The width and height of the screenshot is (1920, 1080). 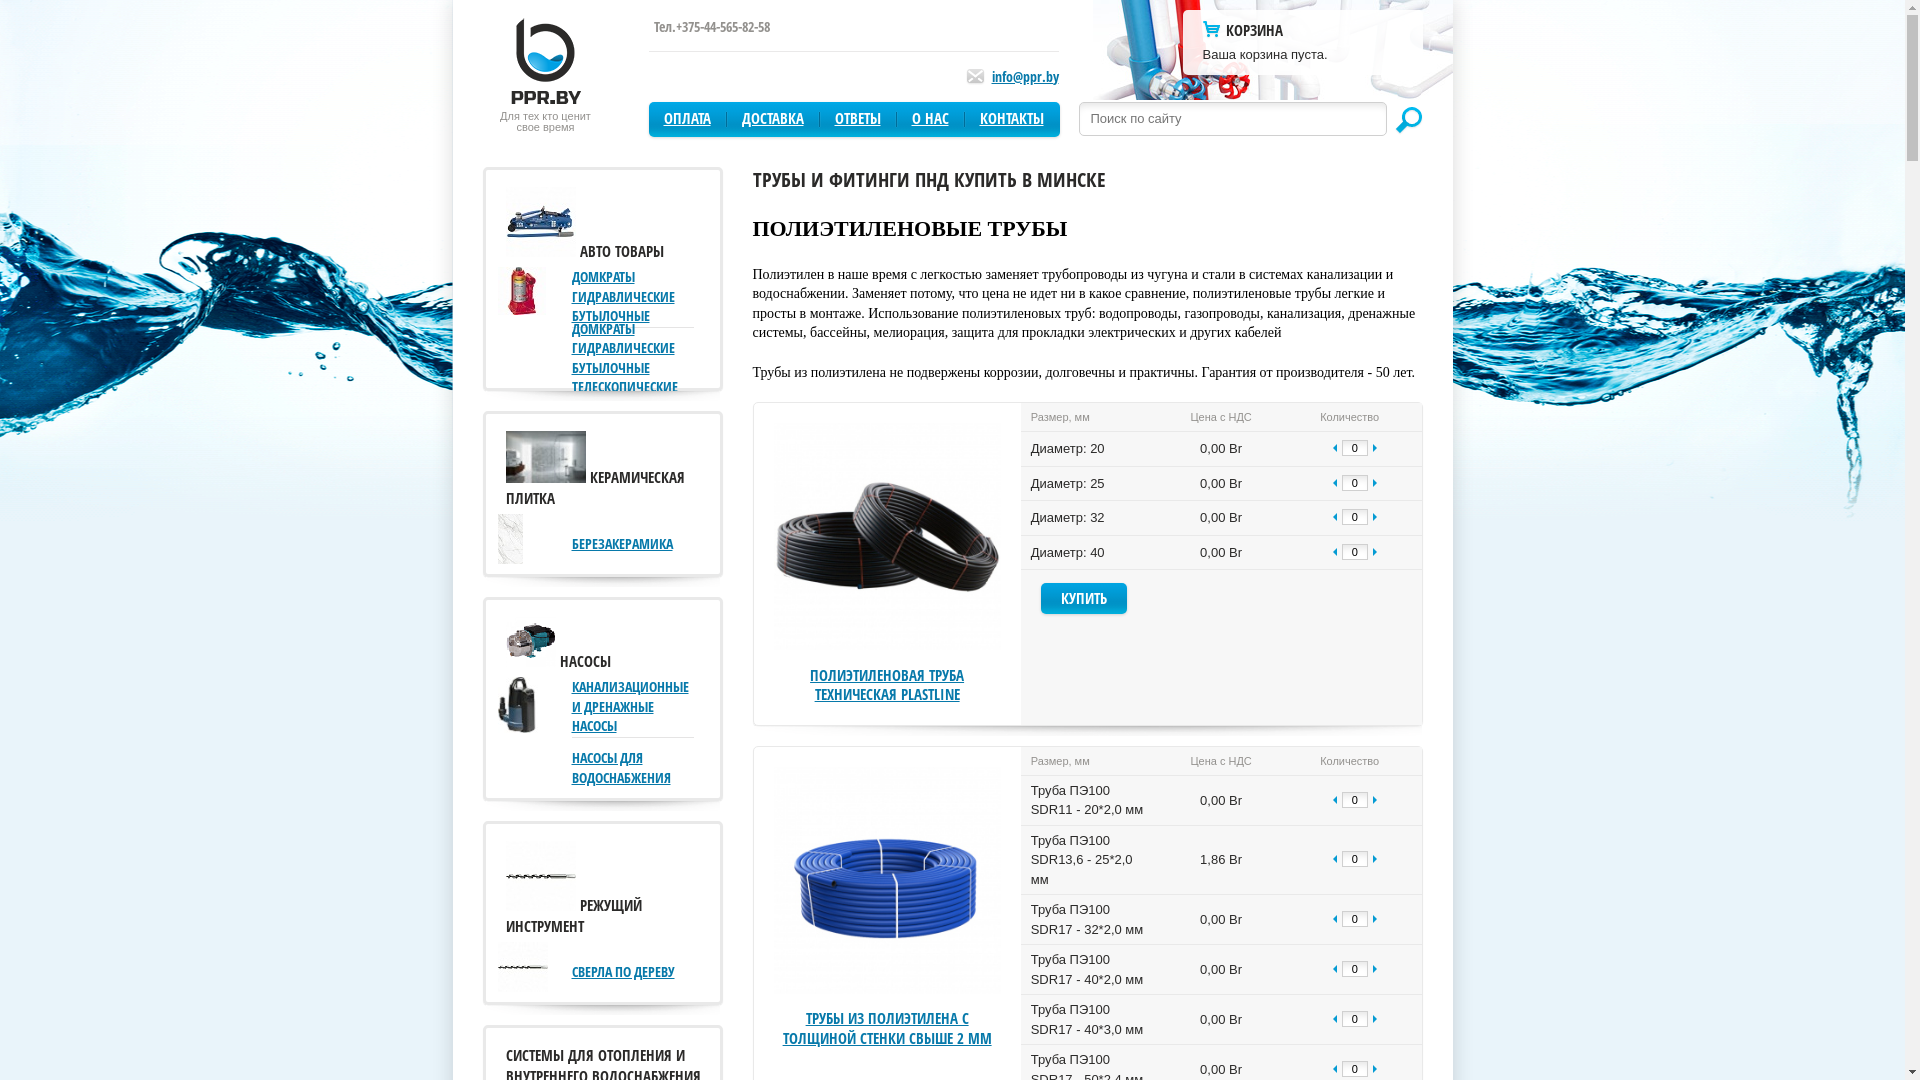 What do you see at coordinates (1373, 483) in the screenshot?
I see `'+'` at bounding box center [1373, 483].